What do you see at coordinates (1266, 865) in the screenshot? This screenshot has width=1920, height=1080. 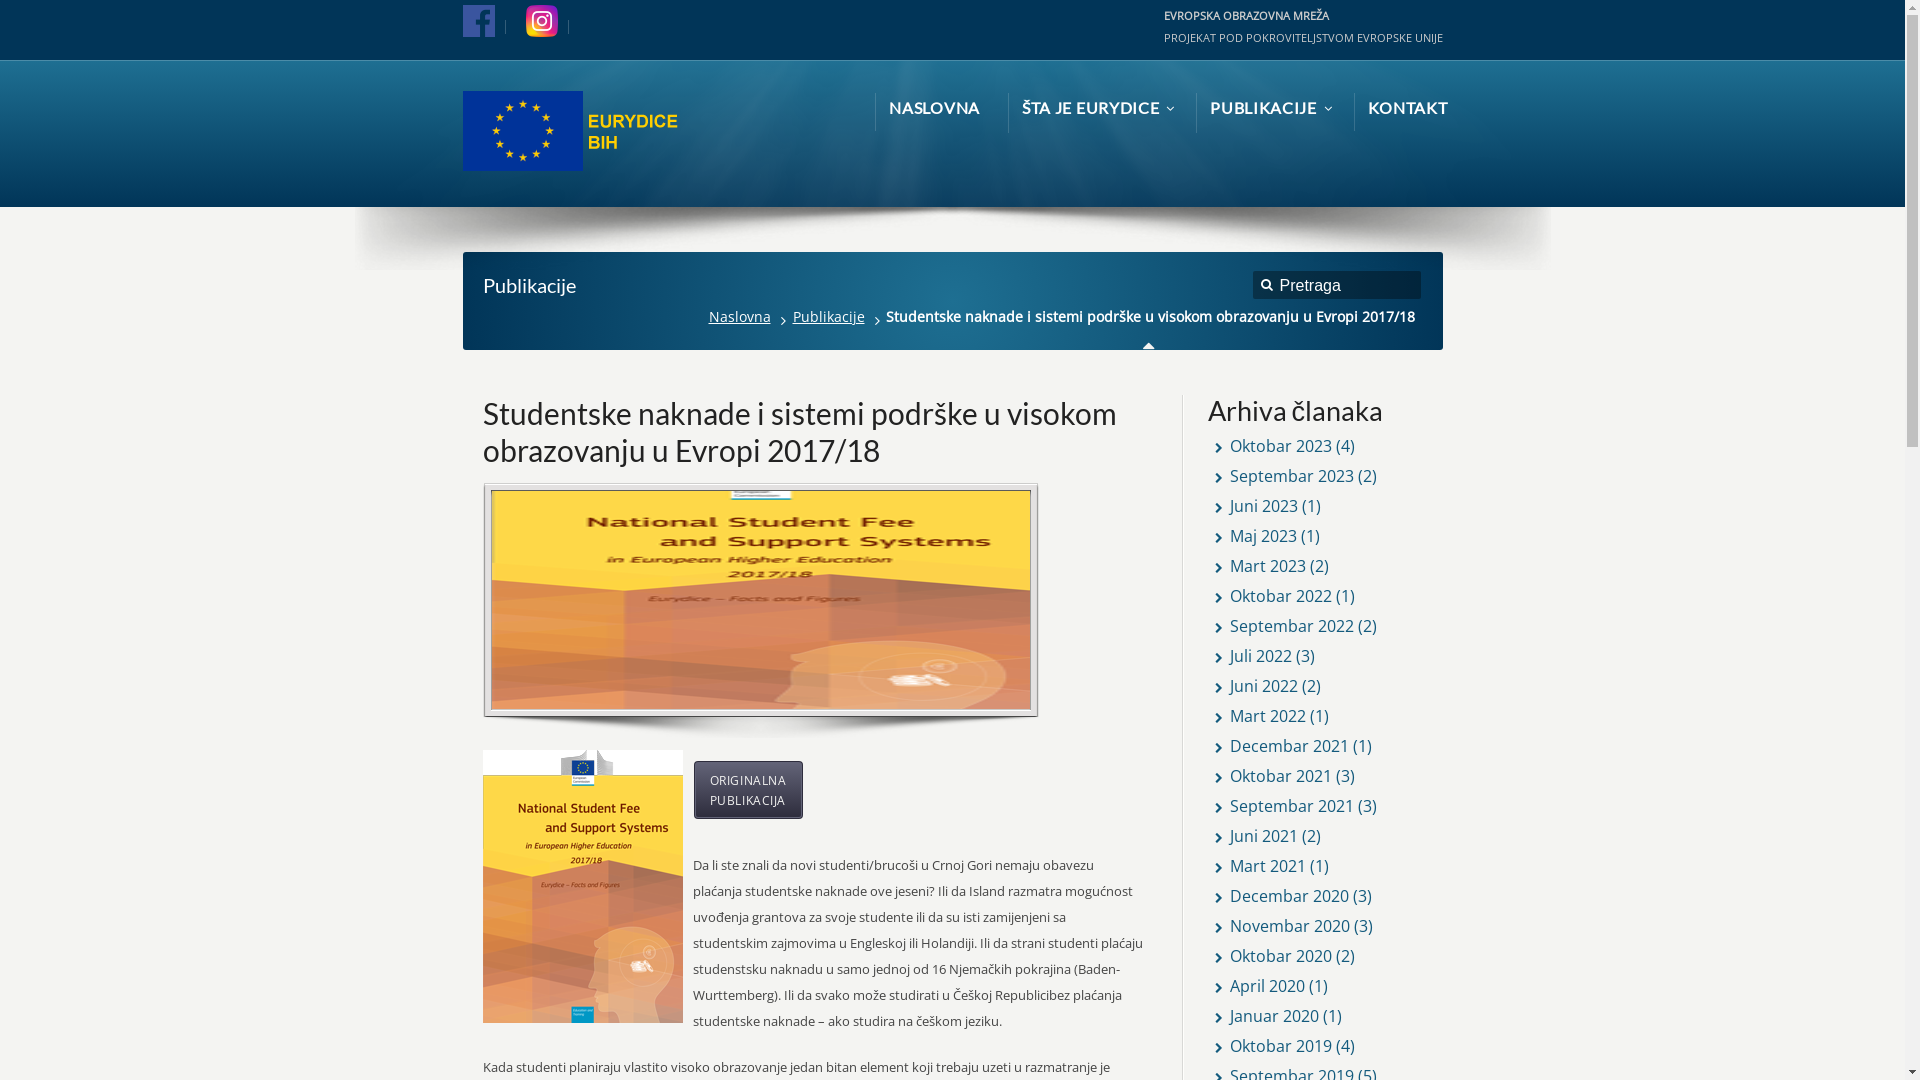 I see `'Mart 2021'` at bounding box center [1266, 865].